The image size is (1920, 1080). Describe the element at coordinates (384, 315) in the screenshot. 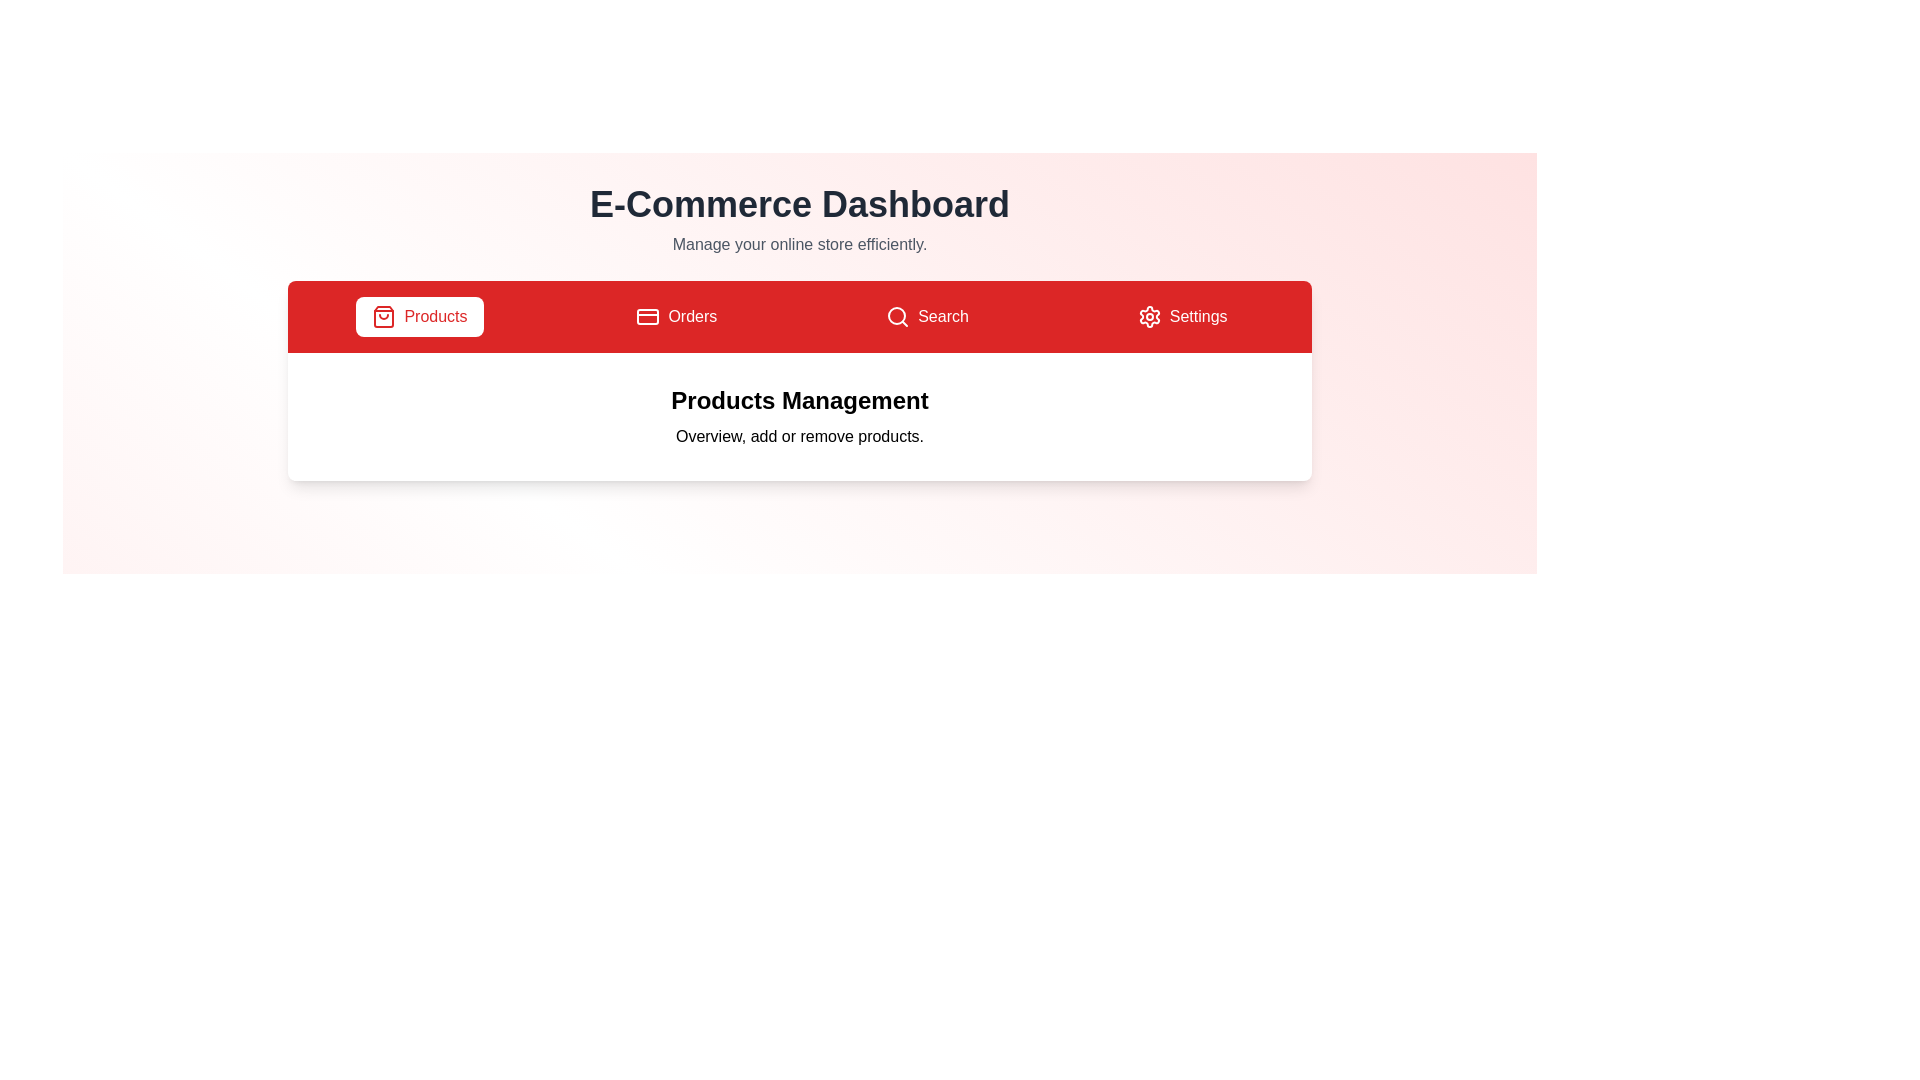

I see `the 'Products' icon, which is part of the button on the leftmost side of the red bar below the 'E-Commerce Dashboard' header` at that location.